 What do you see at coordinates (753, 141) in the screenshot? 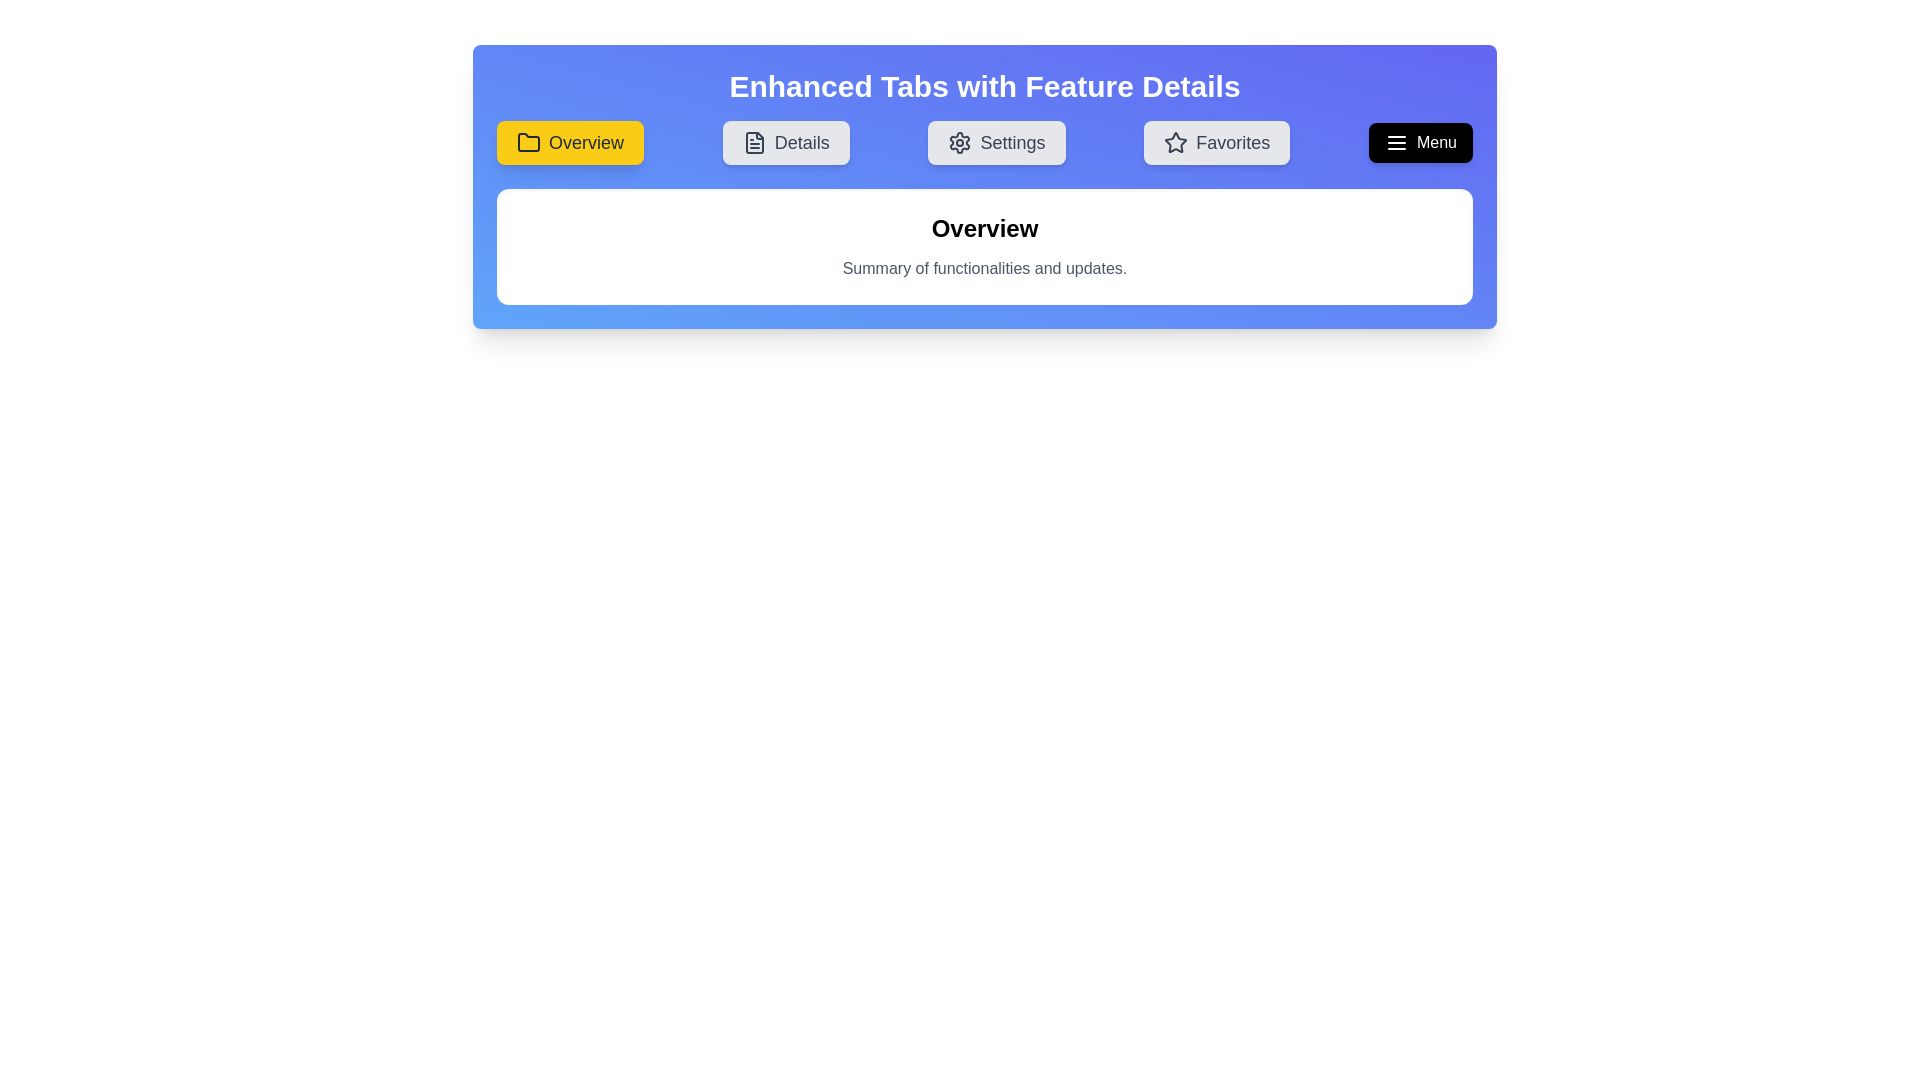
I see `the 'Details' icon located in the navigation bar at the top of the interface, which is the second button from the left` at bounding box center [753, 141].